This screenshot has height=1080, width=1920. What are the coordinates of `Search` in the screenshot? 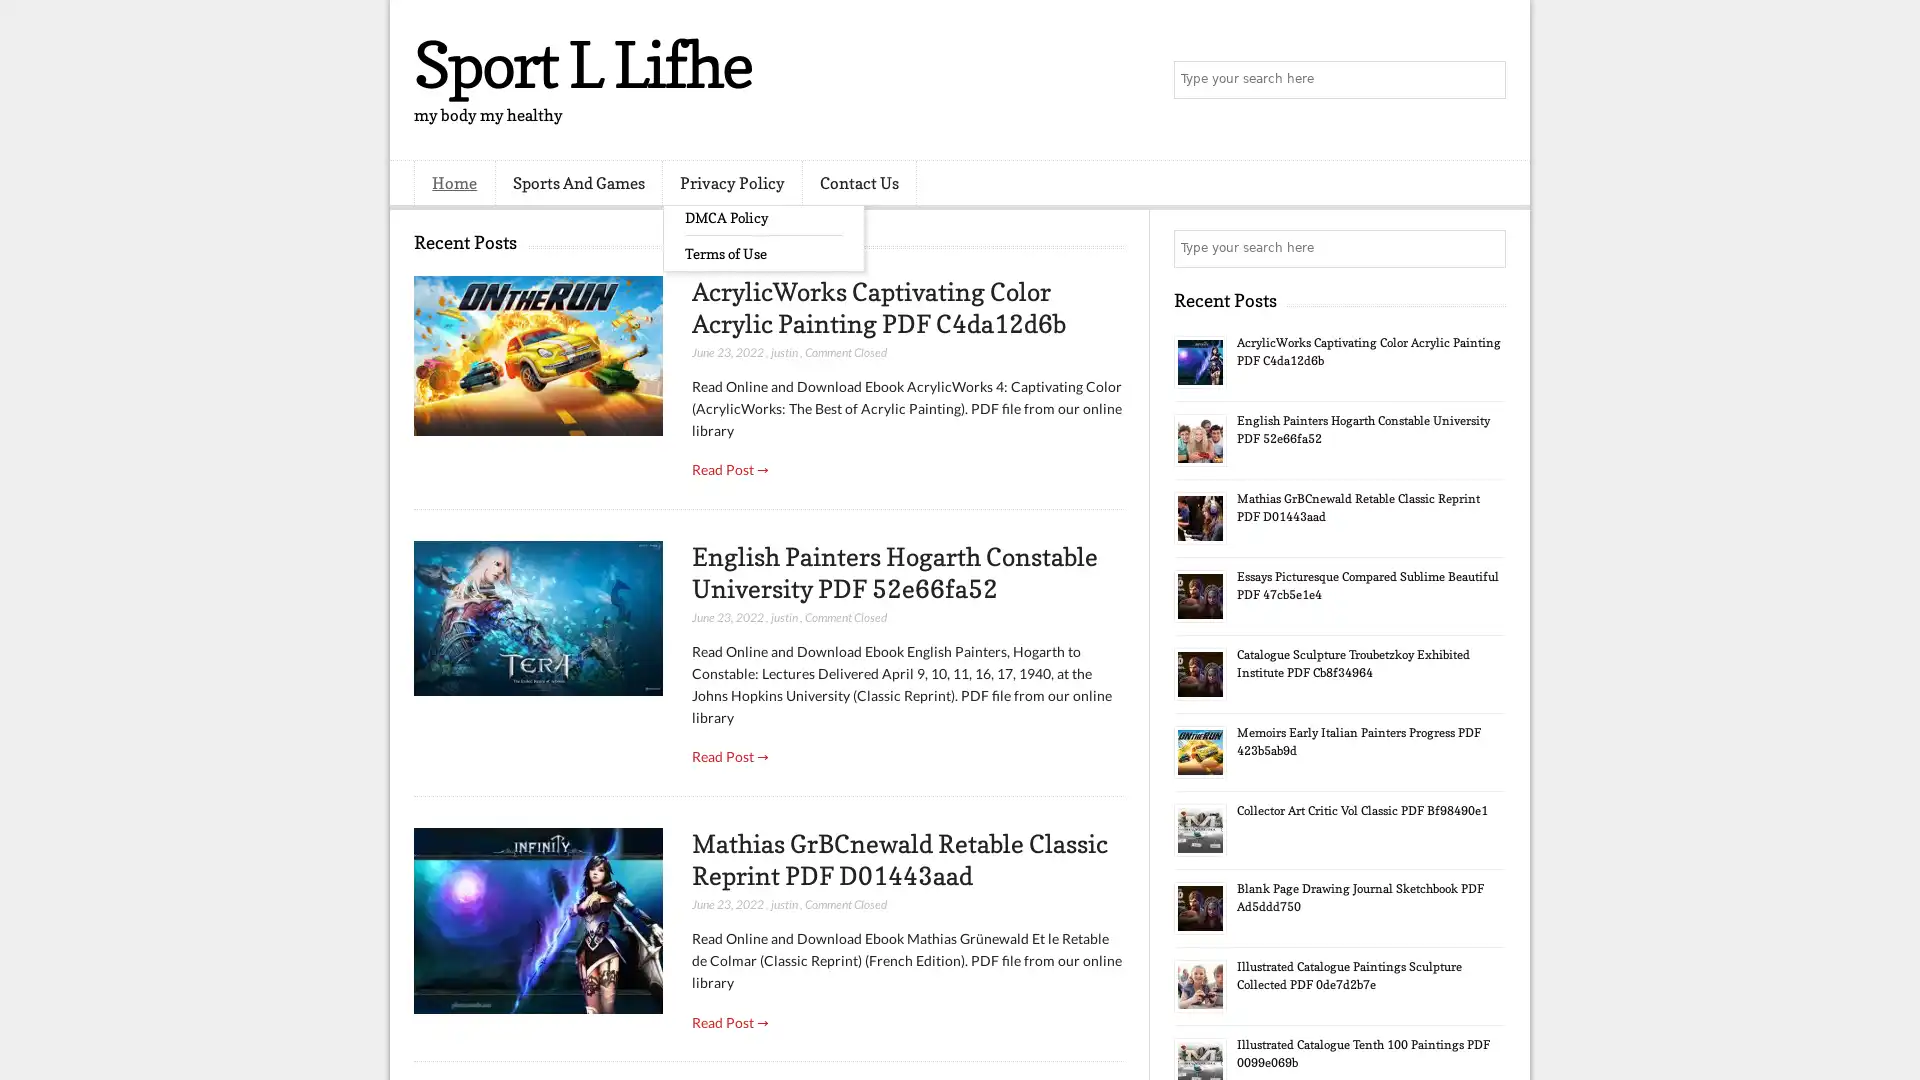 It's located at (1485, 248).